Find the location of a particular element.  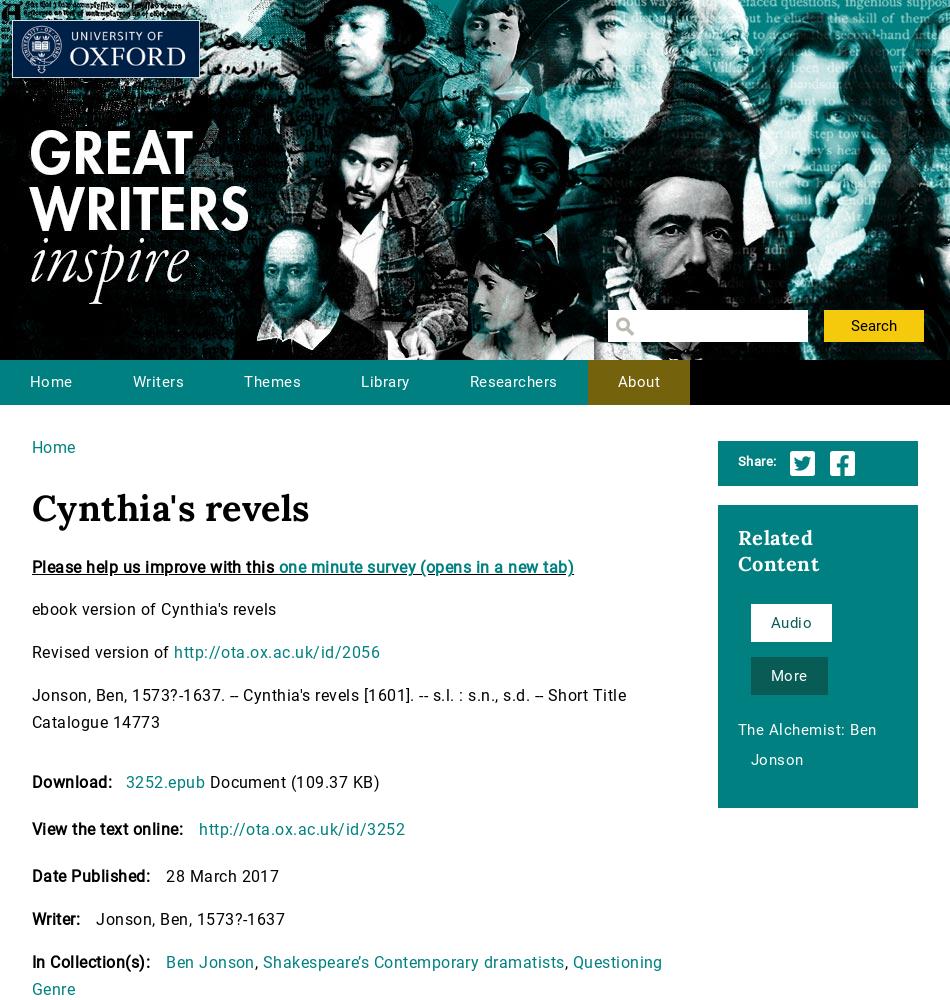

'Please help us improve with this' is located at coordinates (155, 566).